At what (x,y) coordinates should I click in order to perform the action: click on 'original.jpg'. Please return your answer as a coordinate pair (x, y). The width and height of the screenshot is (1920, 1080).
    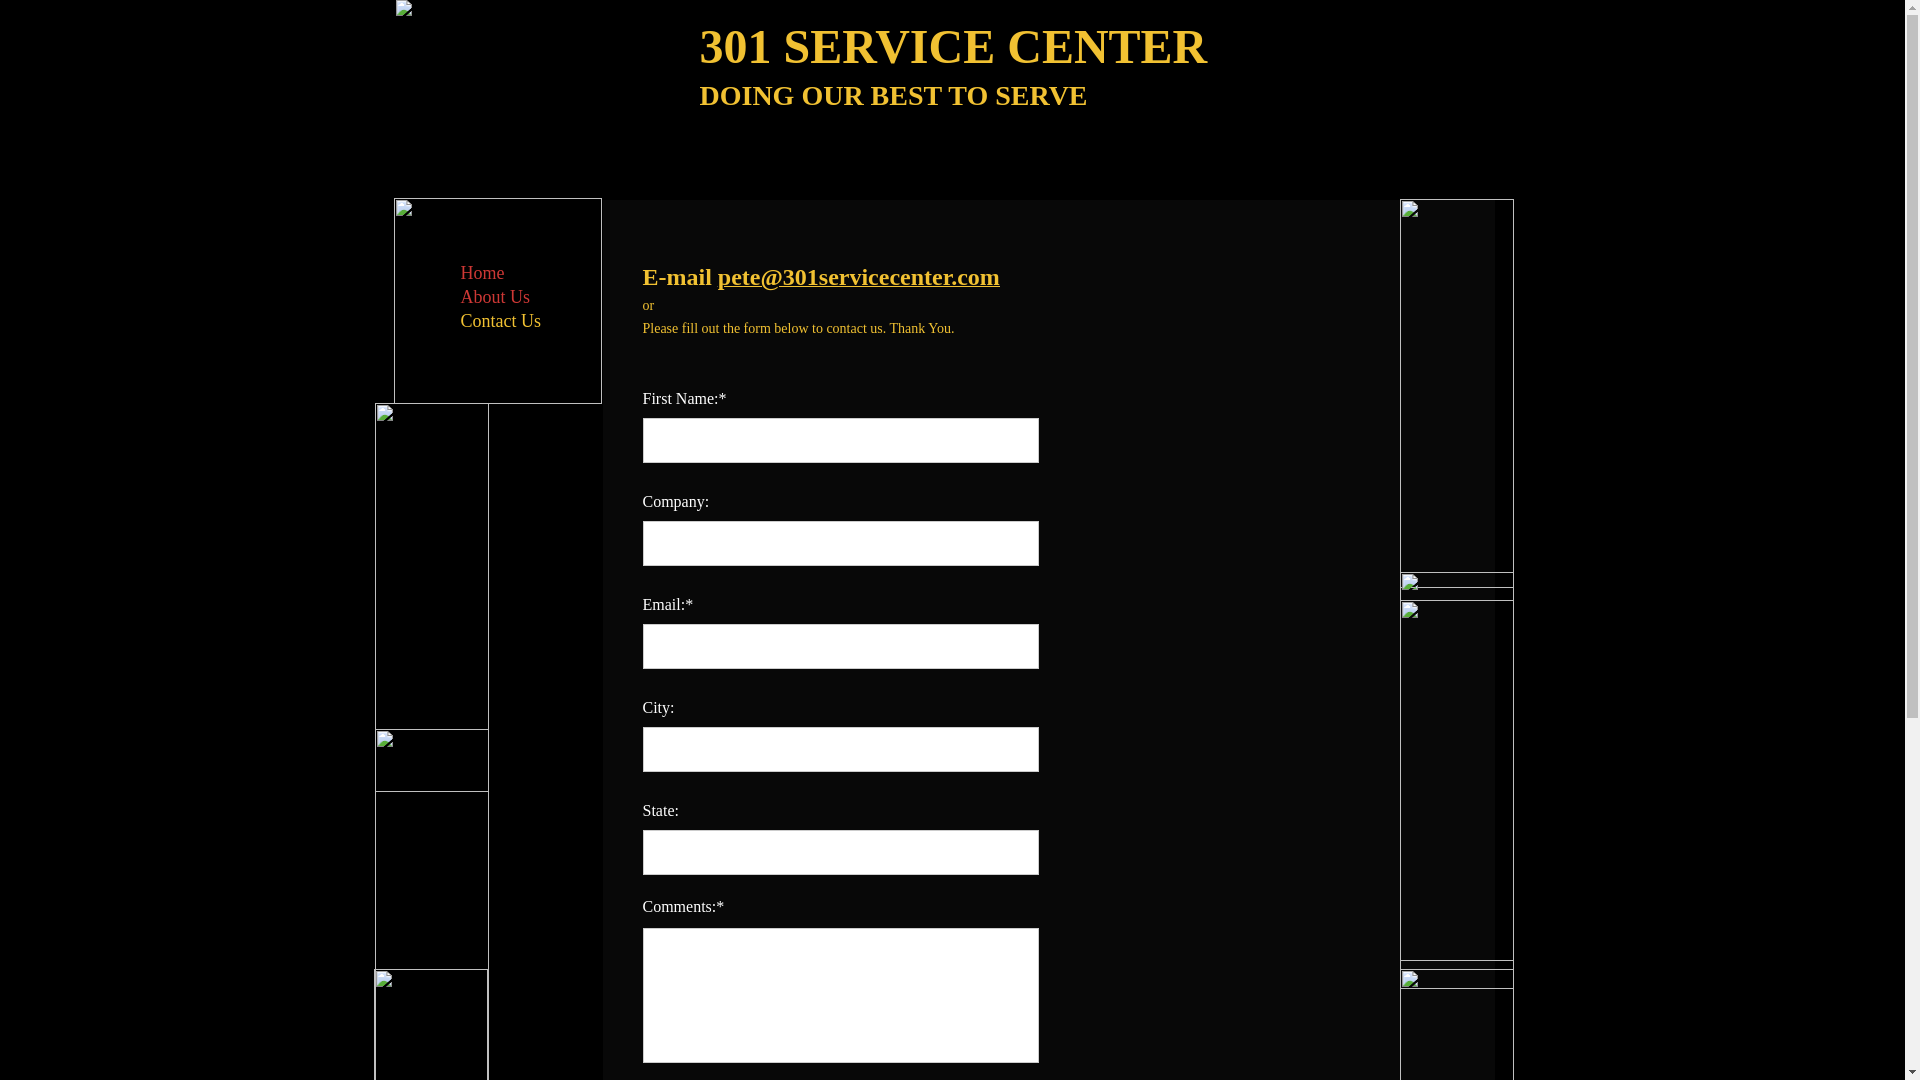
    Looking at the image, I should click on (430, 596).